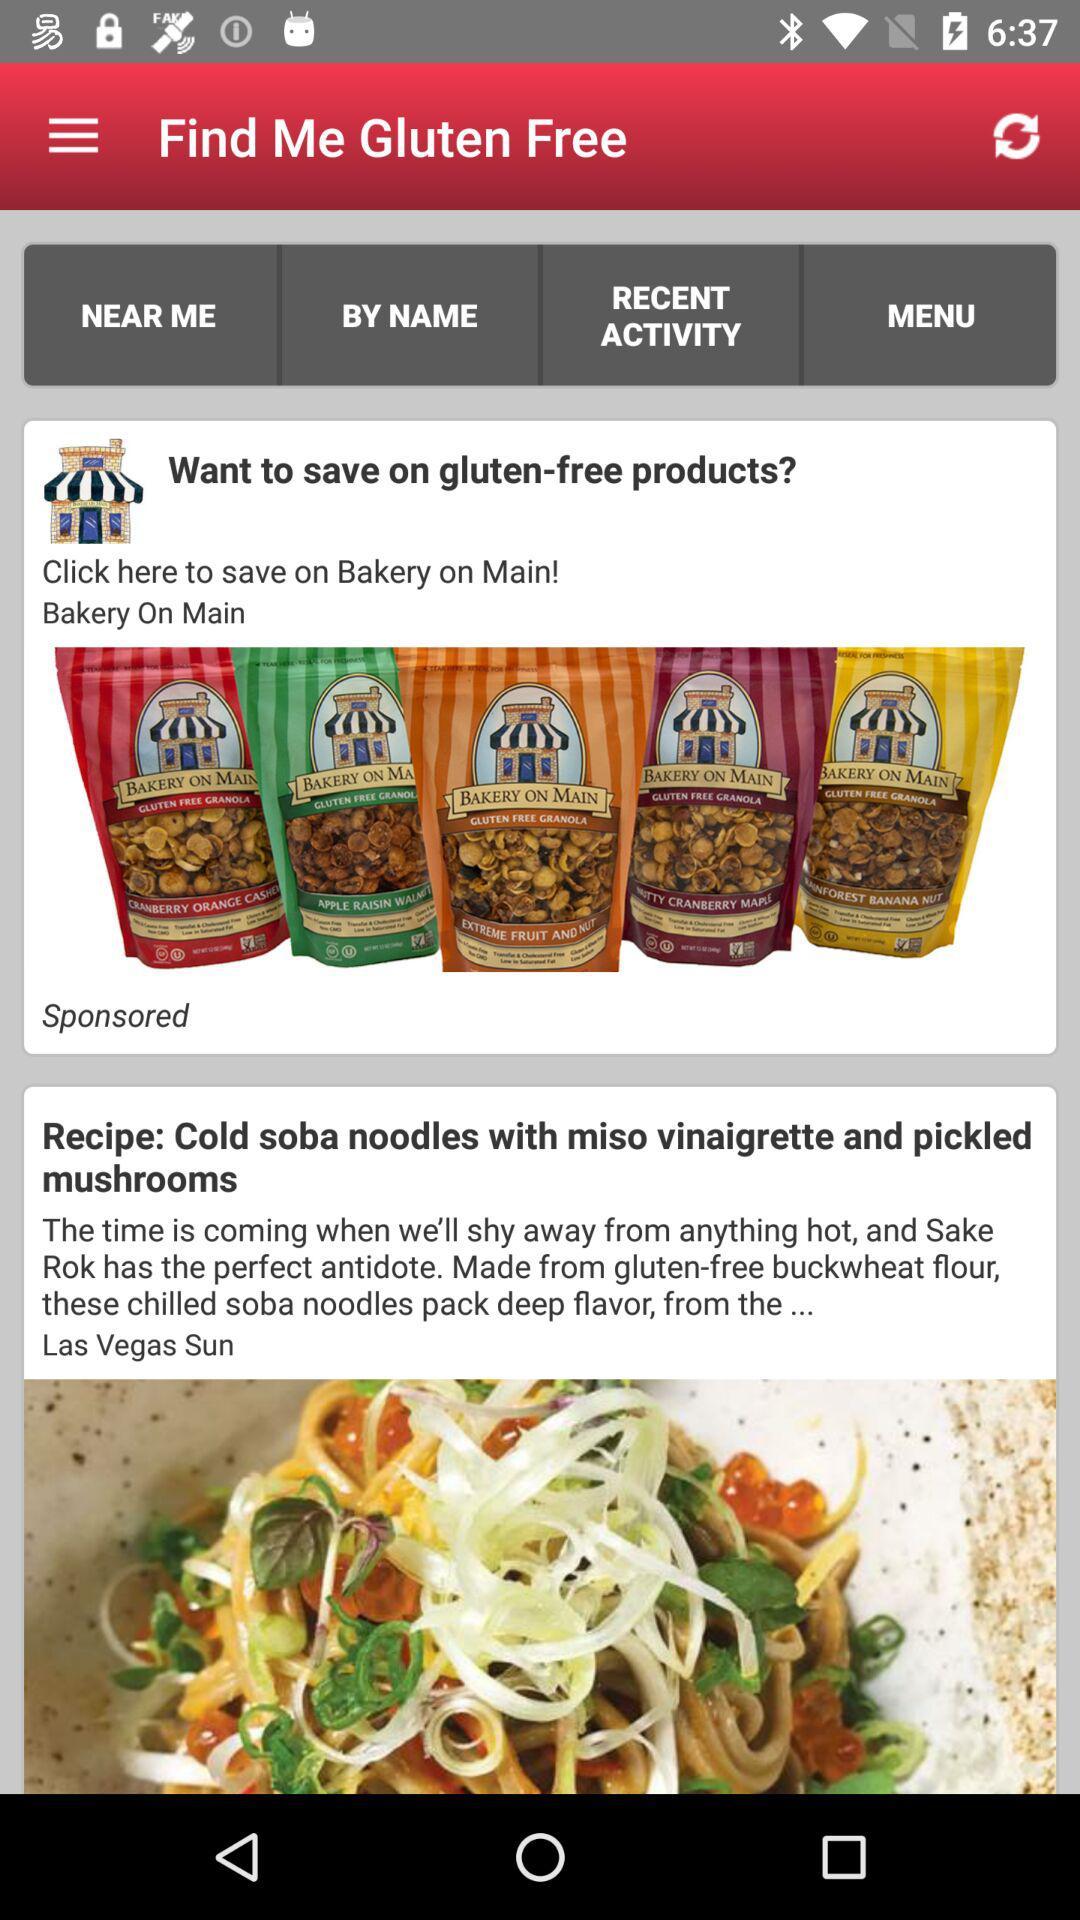 This screenshot has width=1080, height=1920. Describe the element at coordinates (72, 135) in the screenshot. I see `the icon above near me` at that location.